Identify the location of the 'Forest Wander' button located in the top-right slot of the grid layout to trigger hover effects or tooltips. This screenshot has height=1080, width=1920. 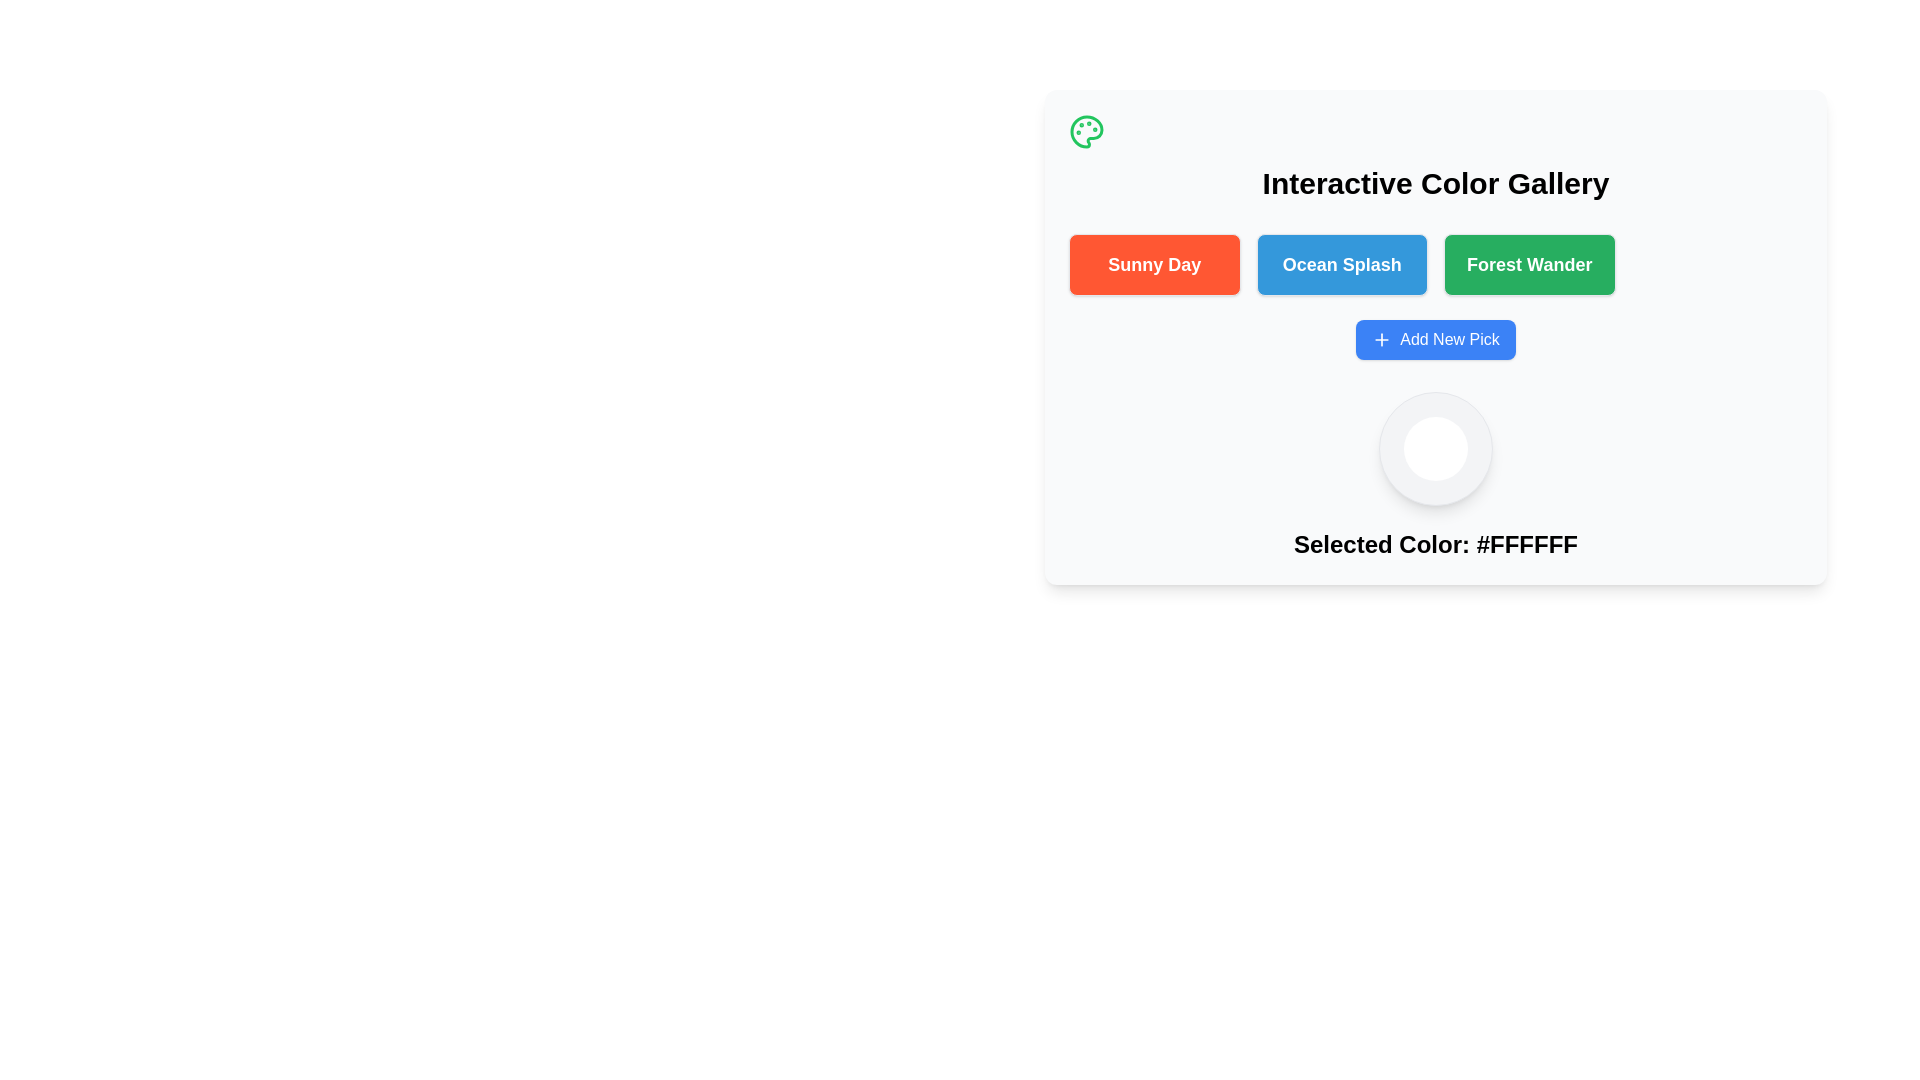
(1528, 264).